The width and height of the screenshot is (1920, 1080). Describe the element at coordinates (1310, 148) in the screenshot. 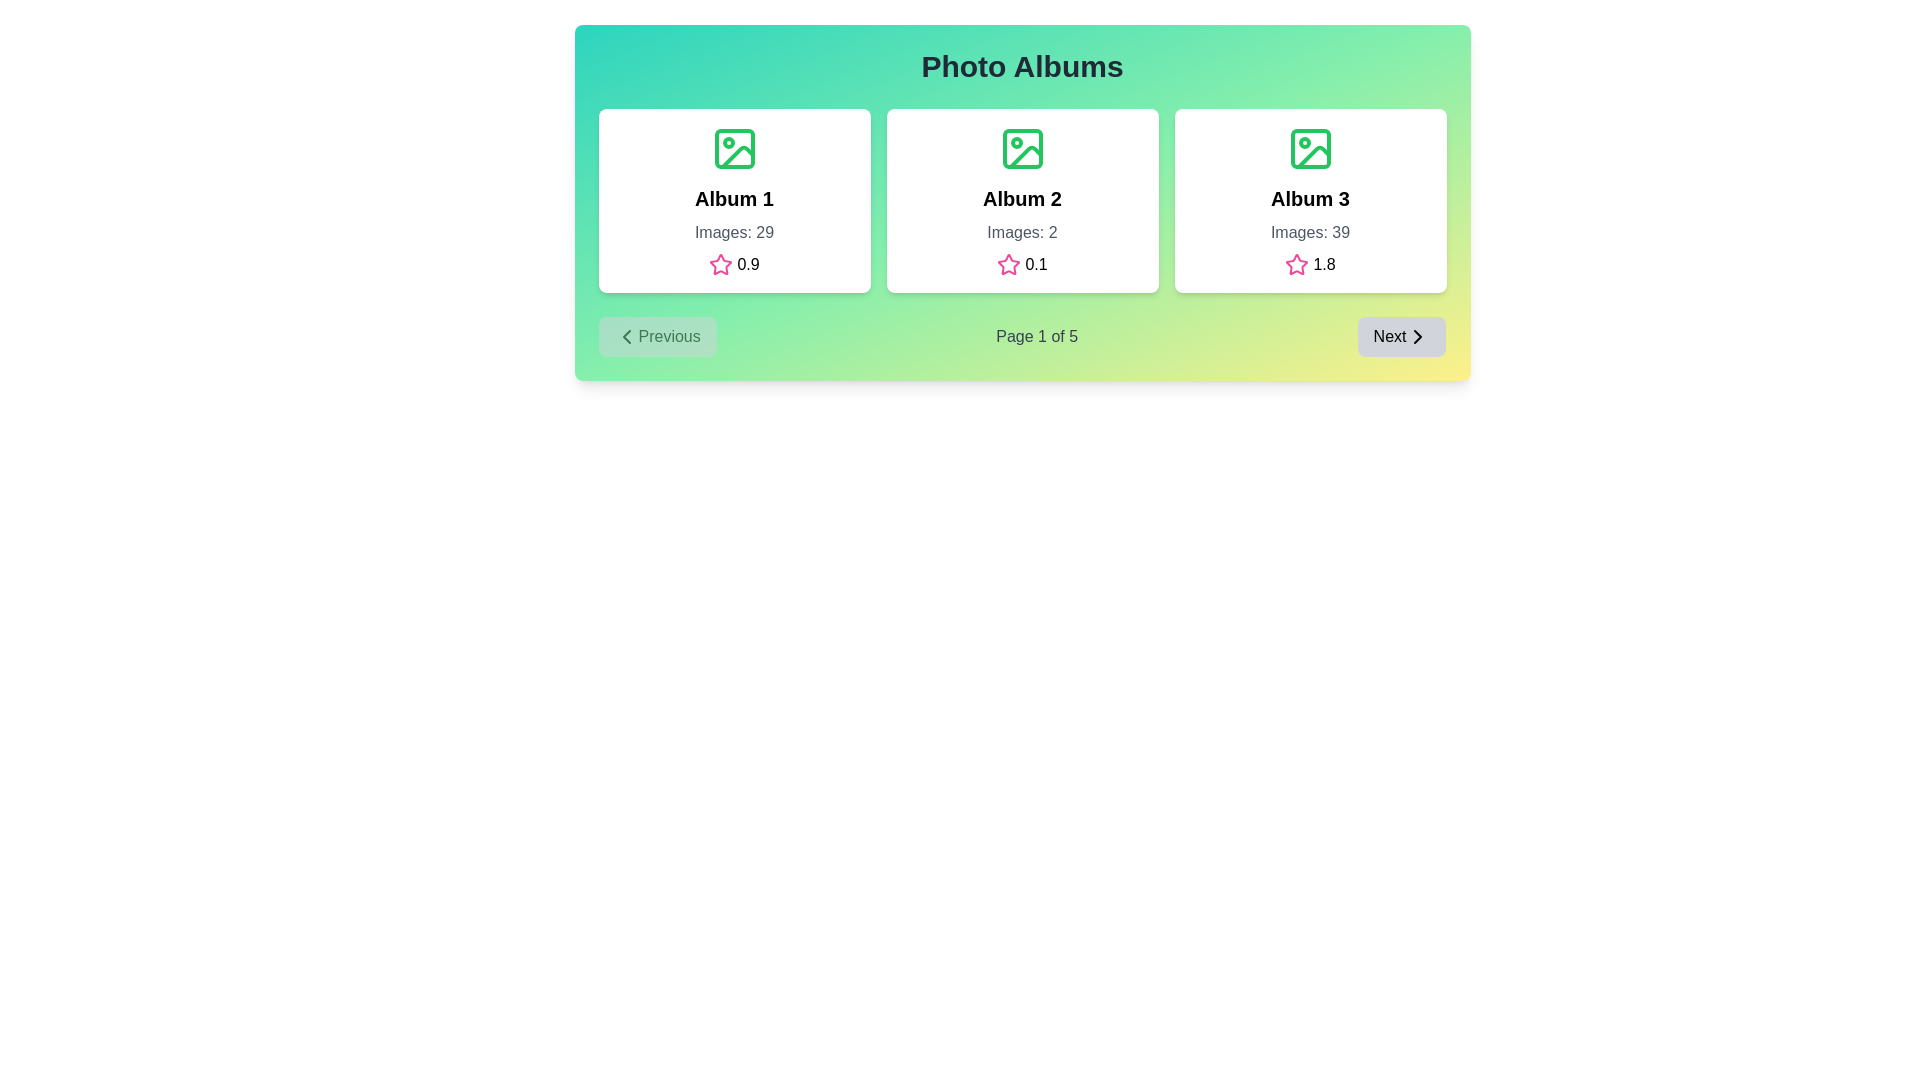

I see `the album icon located at the top center of the 'Album 3' card, which visually represents the photo content` at that location.